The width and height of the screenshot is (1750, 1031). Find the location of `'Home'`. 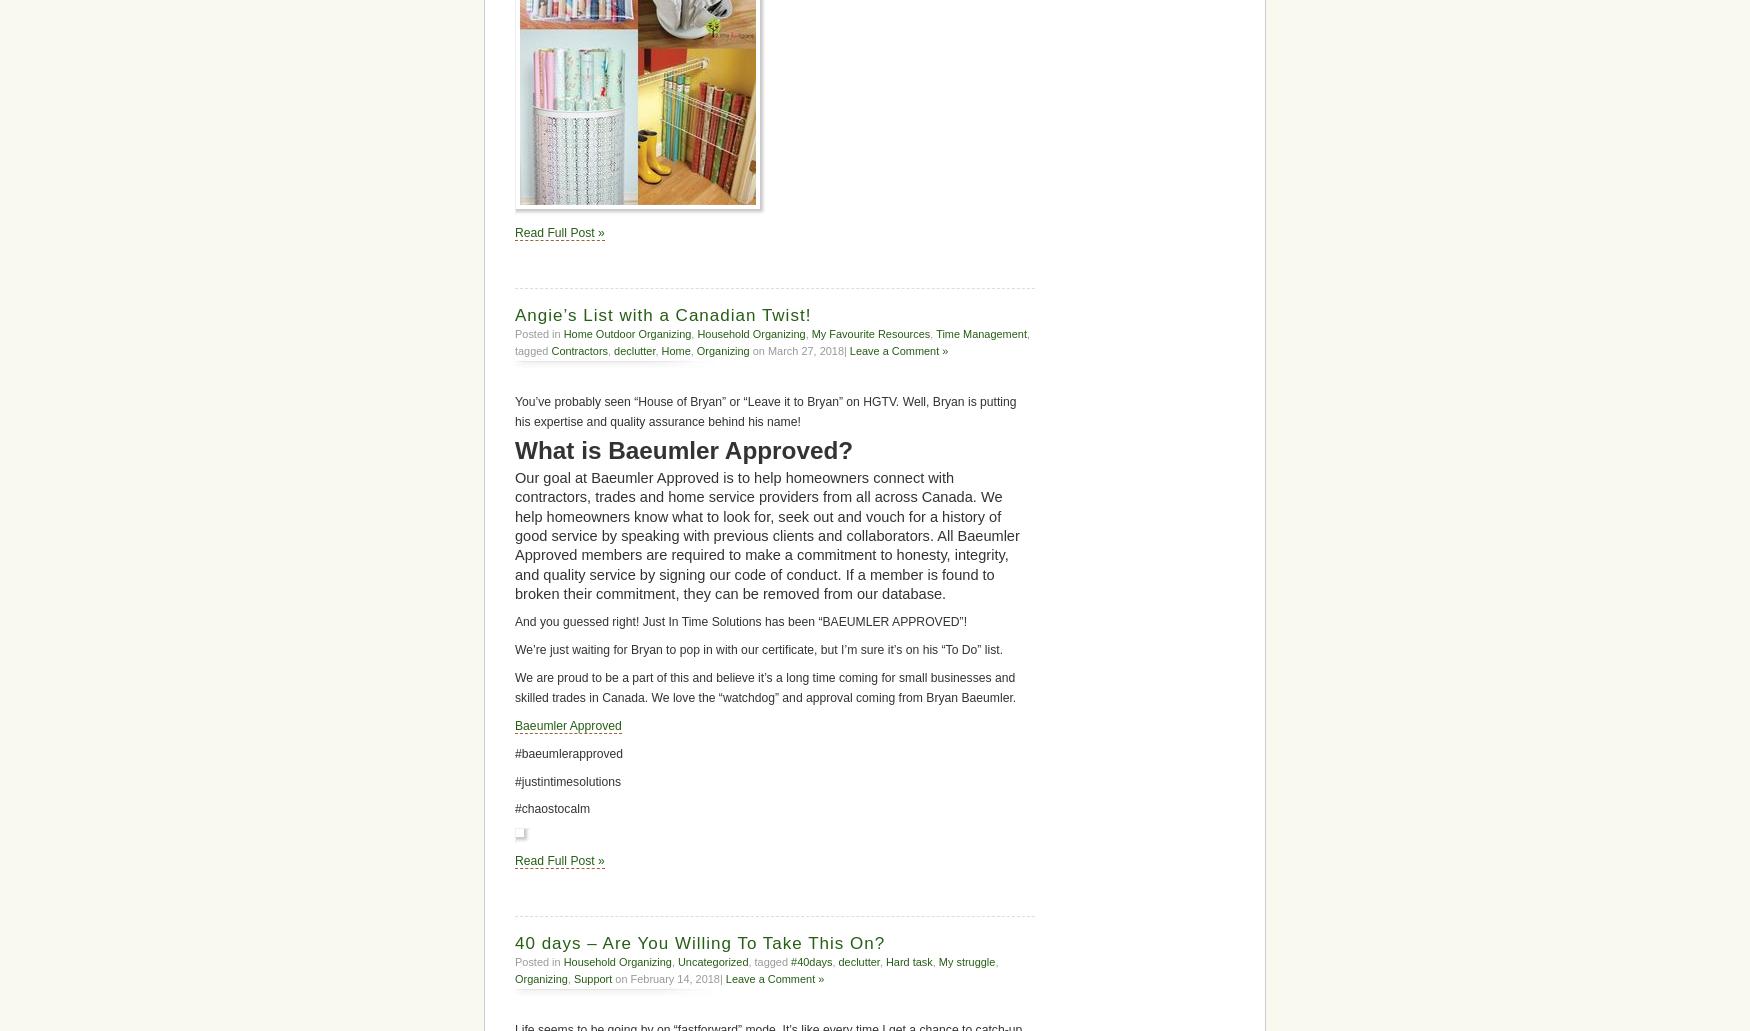

'Home' is located at coordinates (674, 349).